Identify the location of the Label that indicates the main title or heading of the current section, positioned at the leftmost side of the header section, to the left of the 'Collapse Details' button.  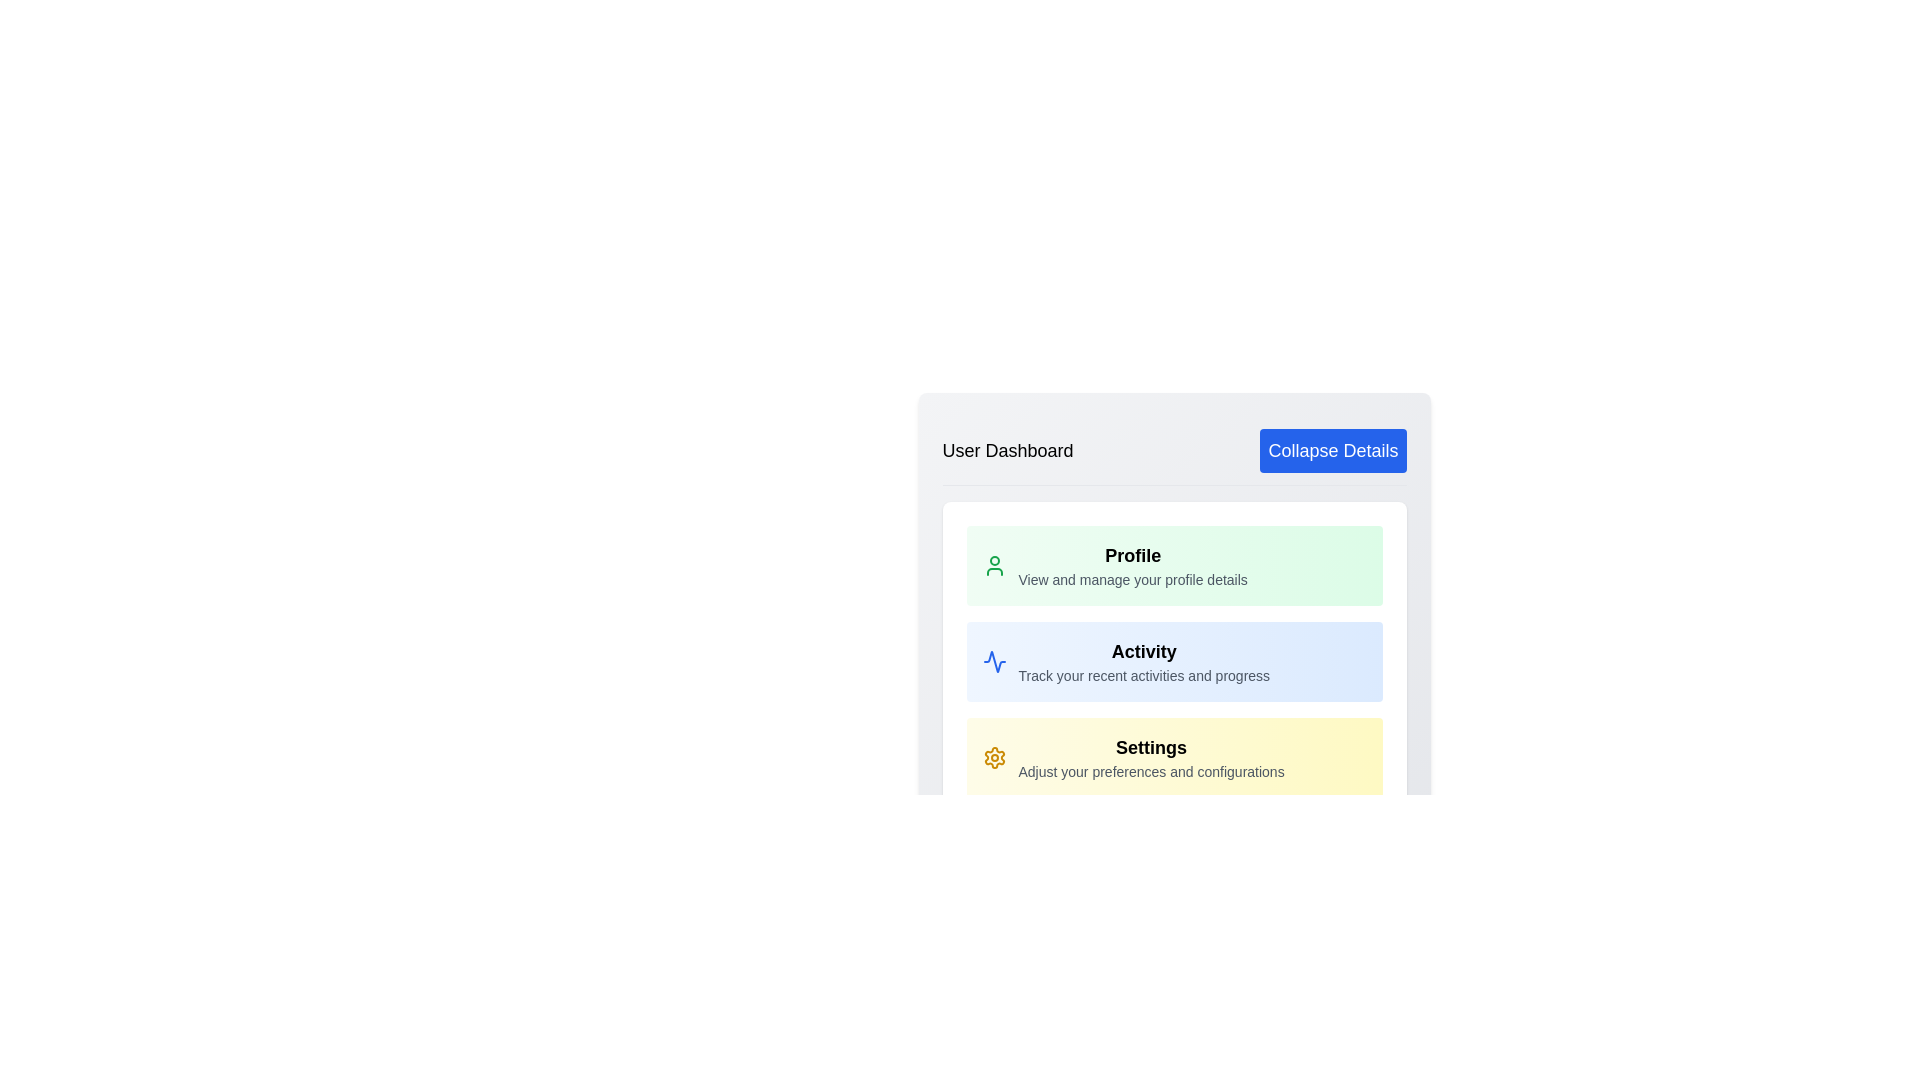
(1008, 451).